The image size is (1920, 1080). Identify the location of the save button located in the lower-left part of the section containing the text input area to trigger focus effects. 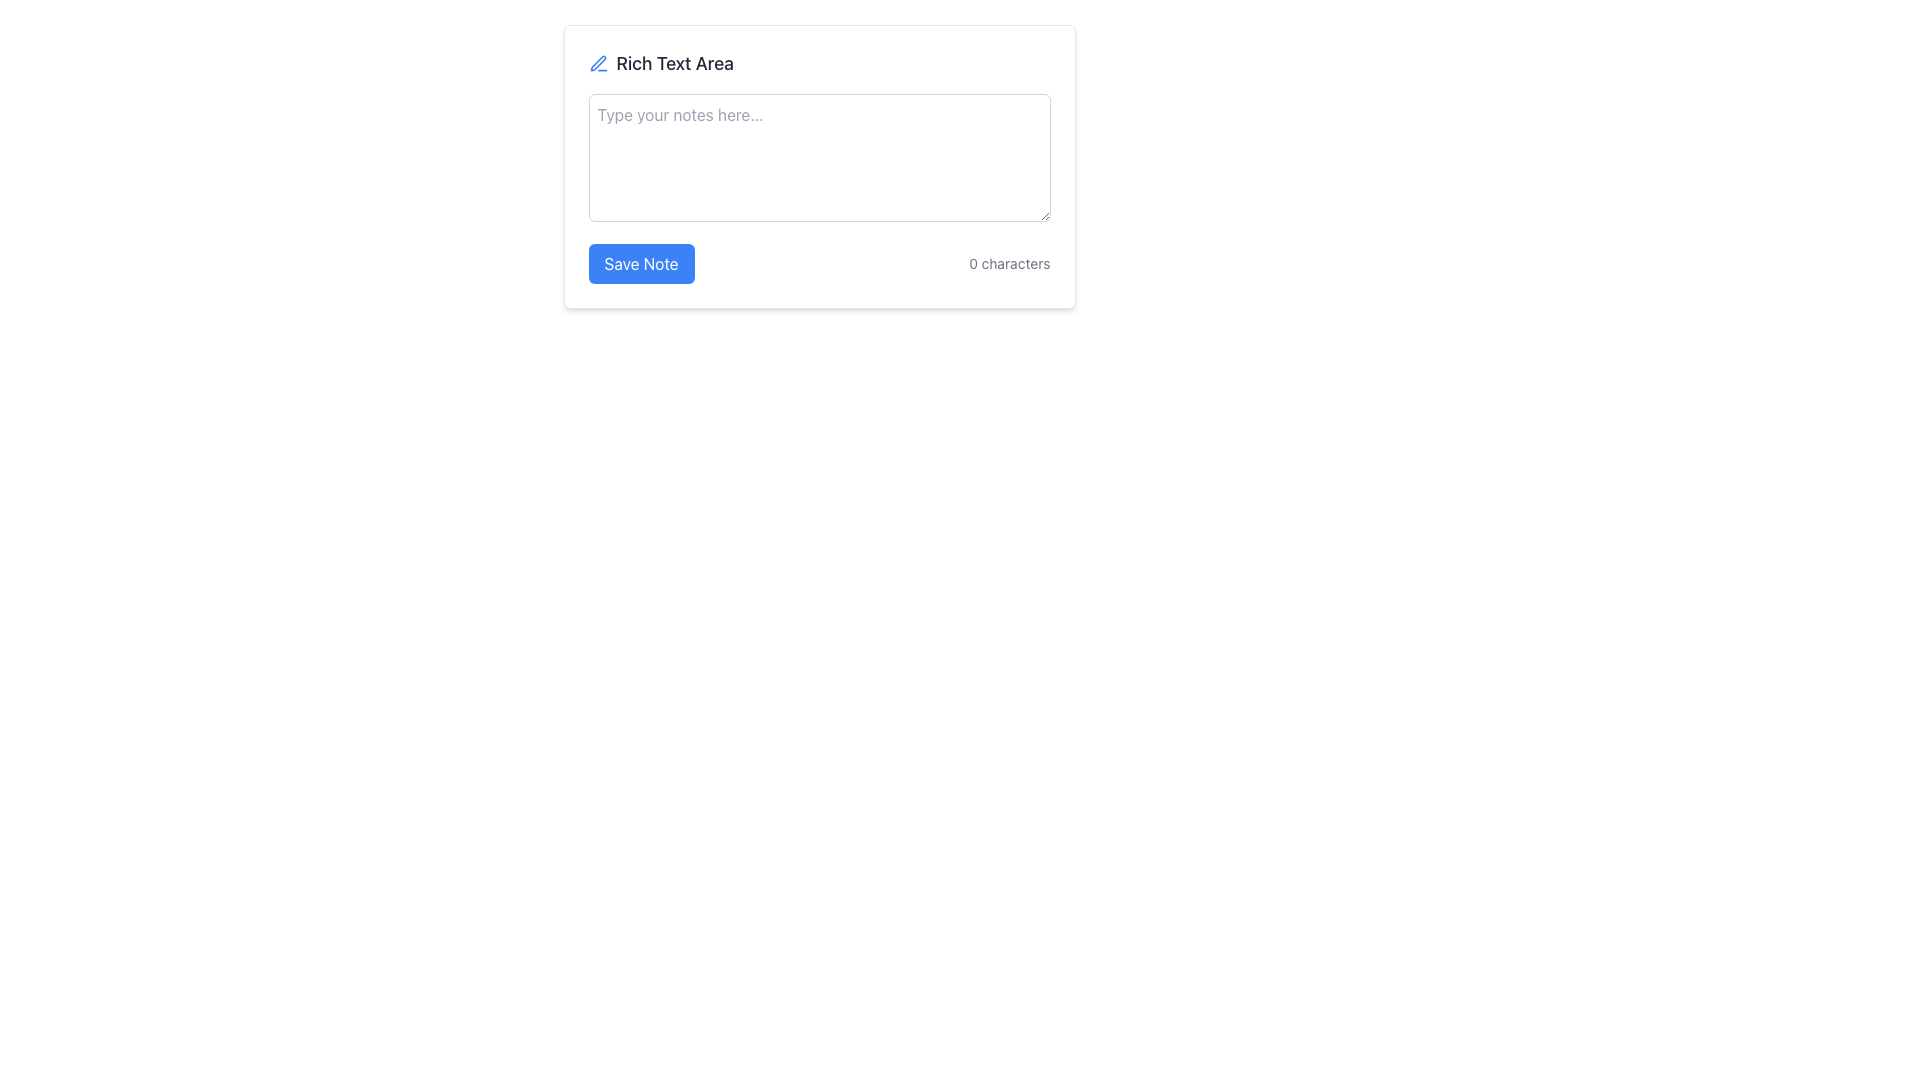
(641, 262).